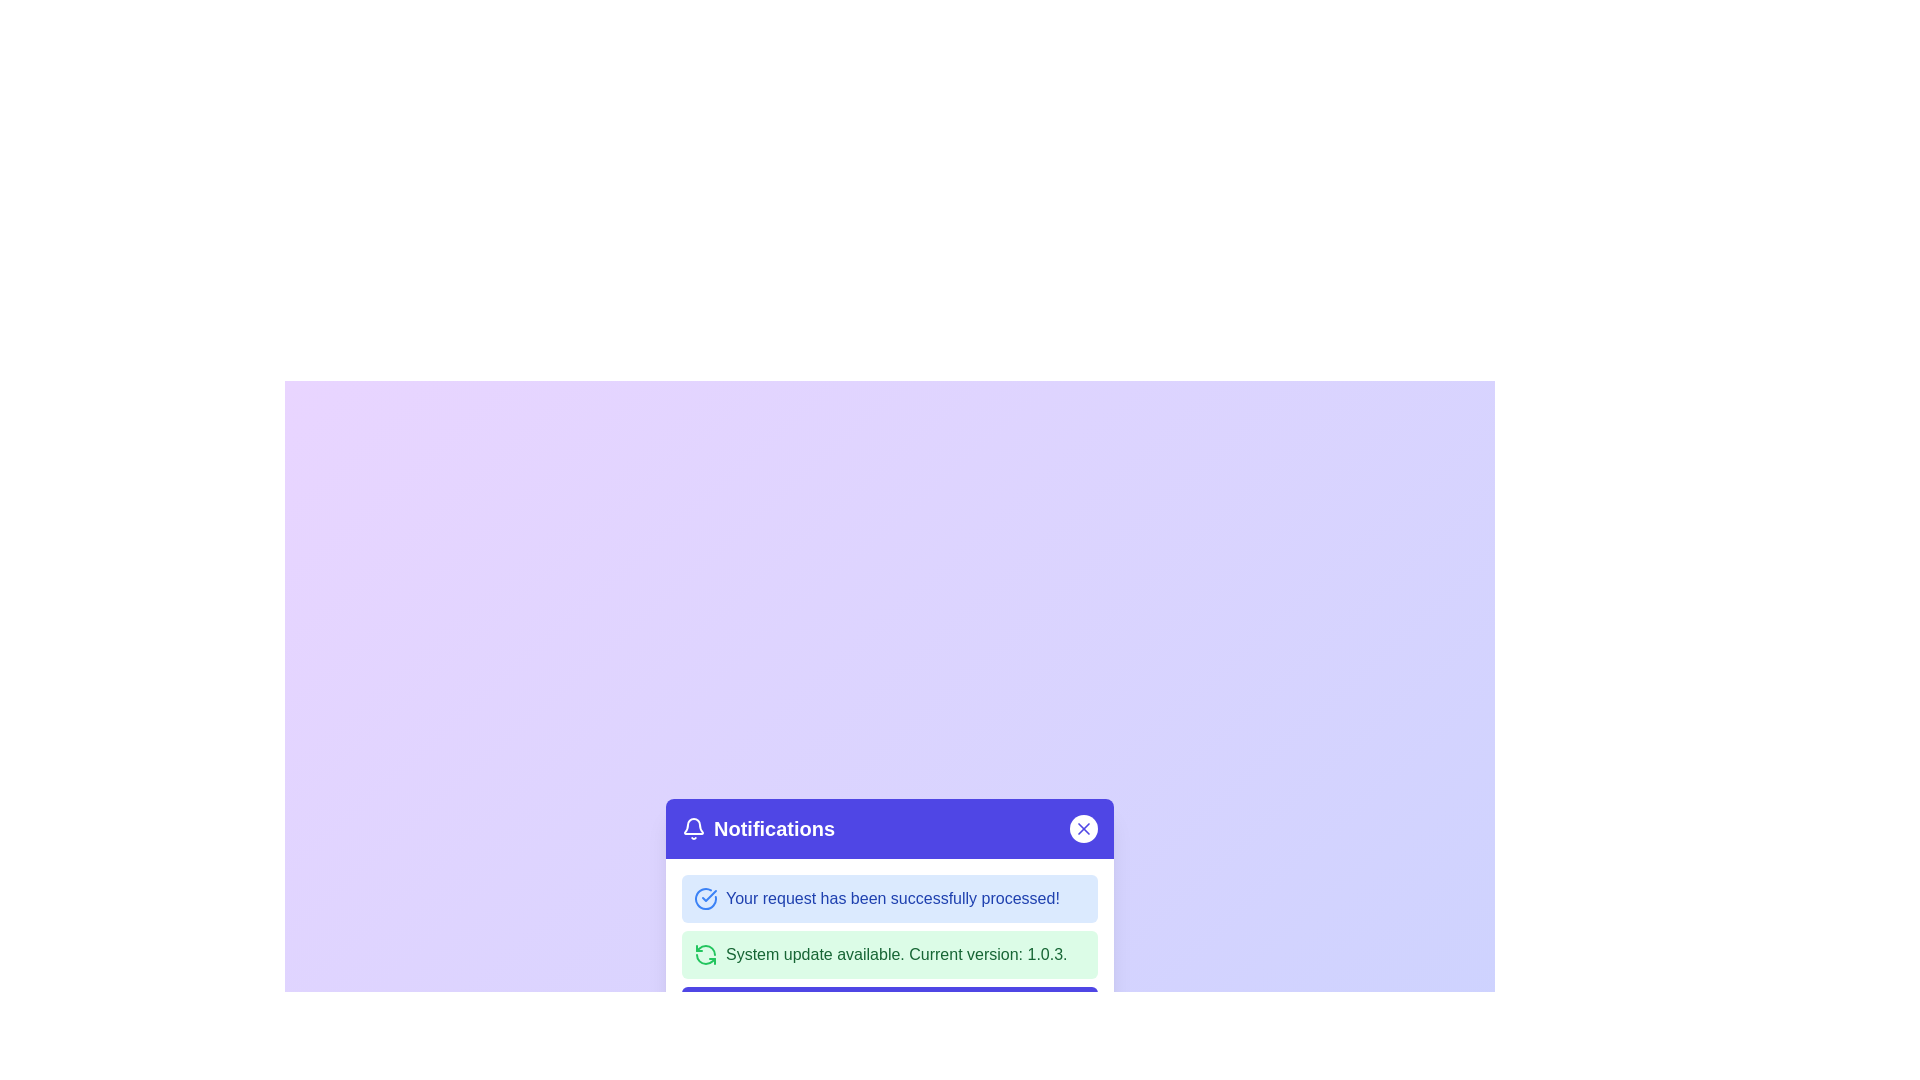 The image size is (1920, 1080). I want to click on the system update icon located at the beginning of the notification message, which indicates that a system update is available, so click(705, 954).